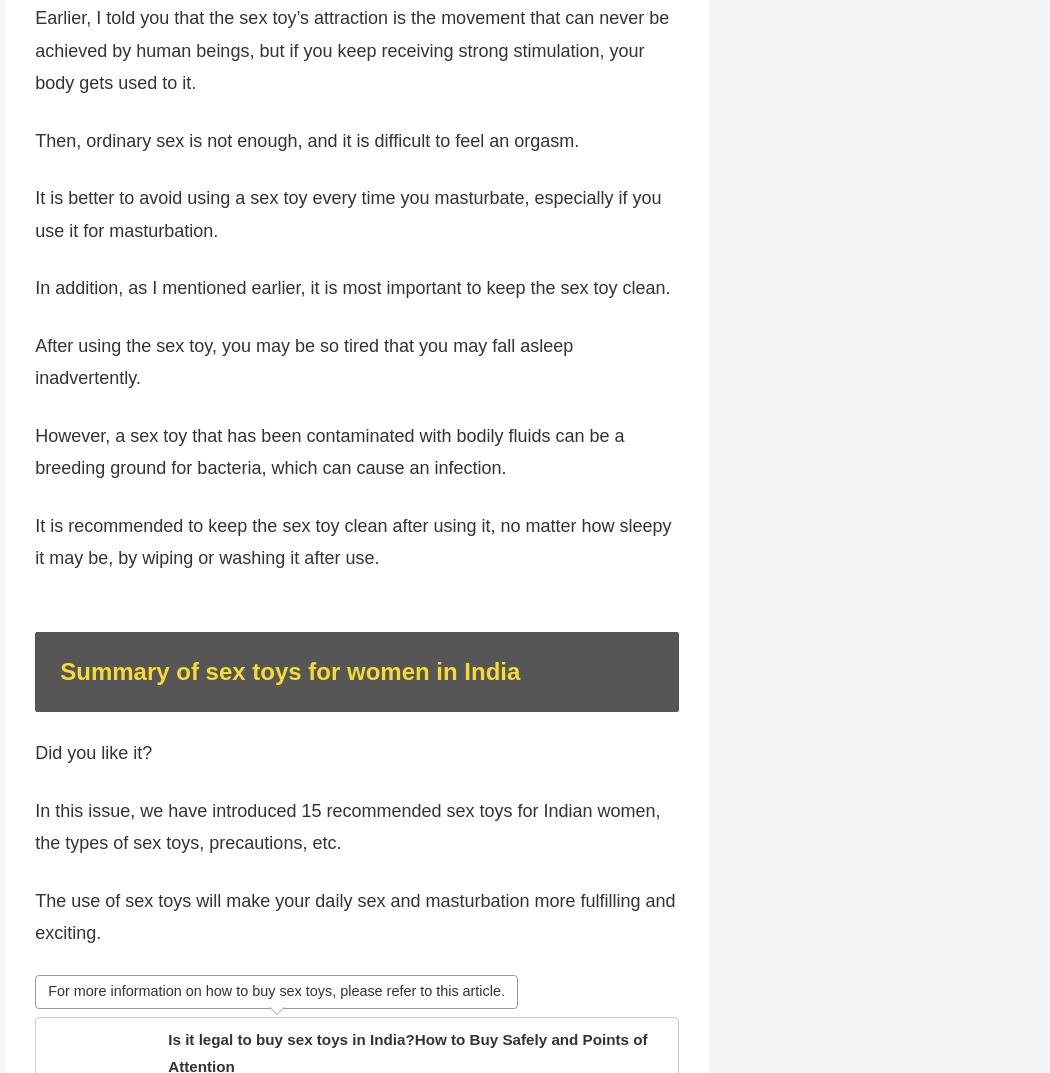  What do you see at coordinates (351, 325) in the screenshot?
I see `'In addition, as I mentioned earlier, it is most important to keep the sex toy clean.'` at bounding box center [351, 325].